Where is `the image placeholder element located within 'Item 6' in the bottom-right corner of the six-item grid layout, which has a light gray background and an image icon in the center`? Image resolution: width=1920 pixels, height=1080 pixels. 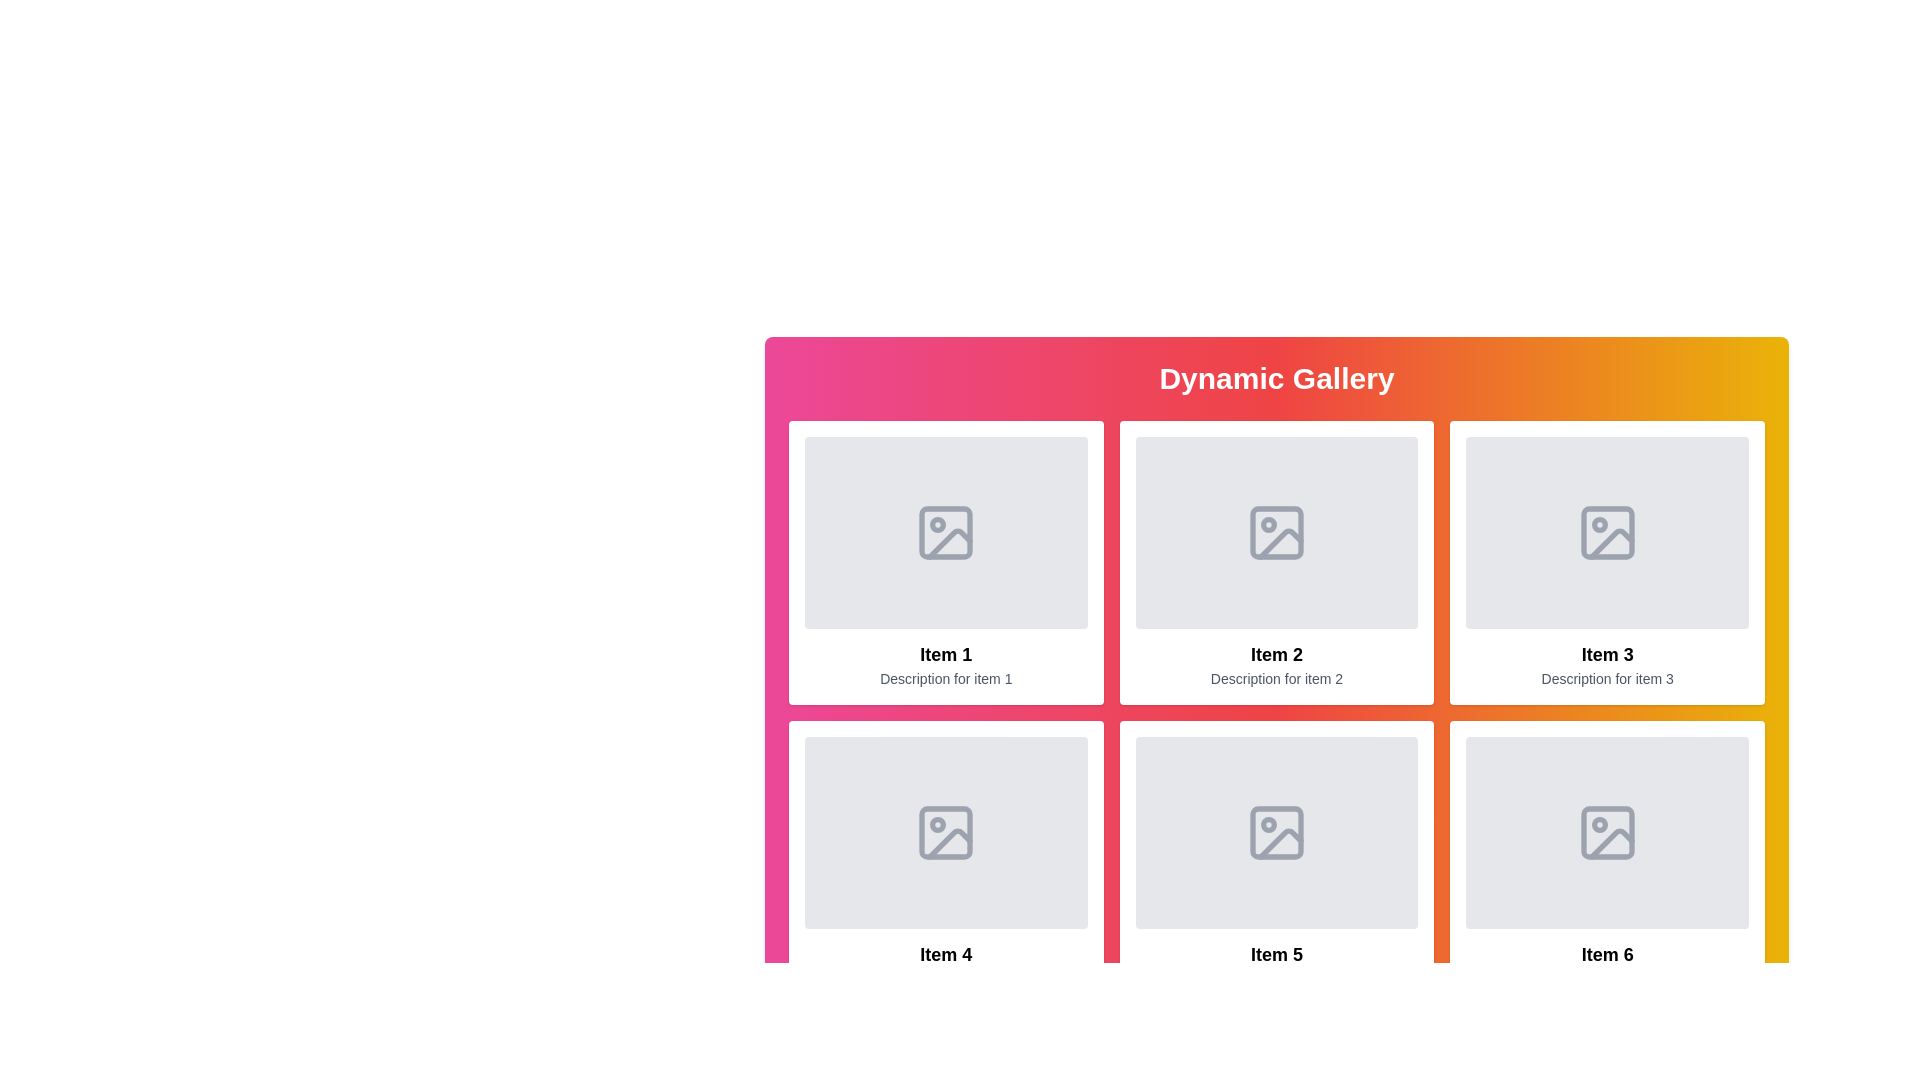
the image placeholder element located within 'Item 6' in the bottom-right corner of the six-item grid layout, which has a light gray background and an image icon in the center is located at coordinates (1607, 833).